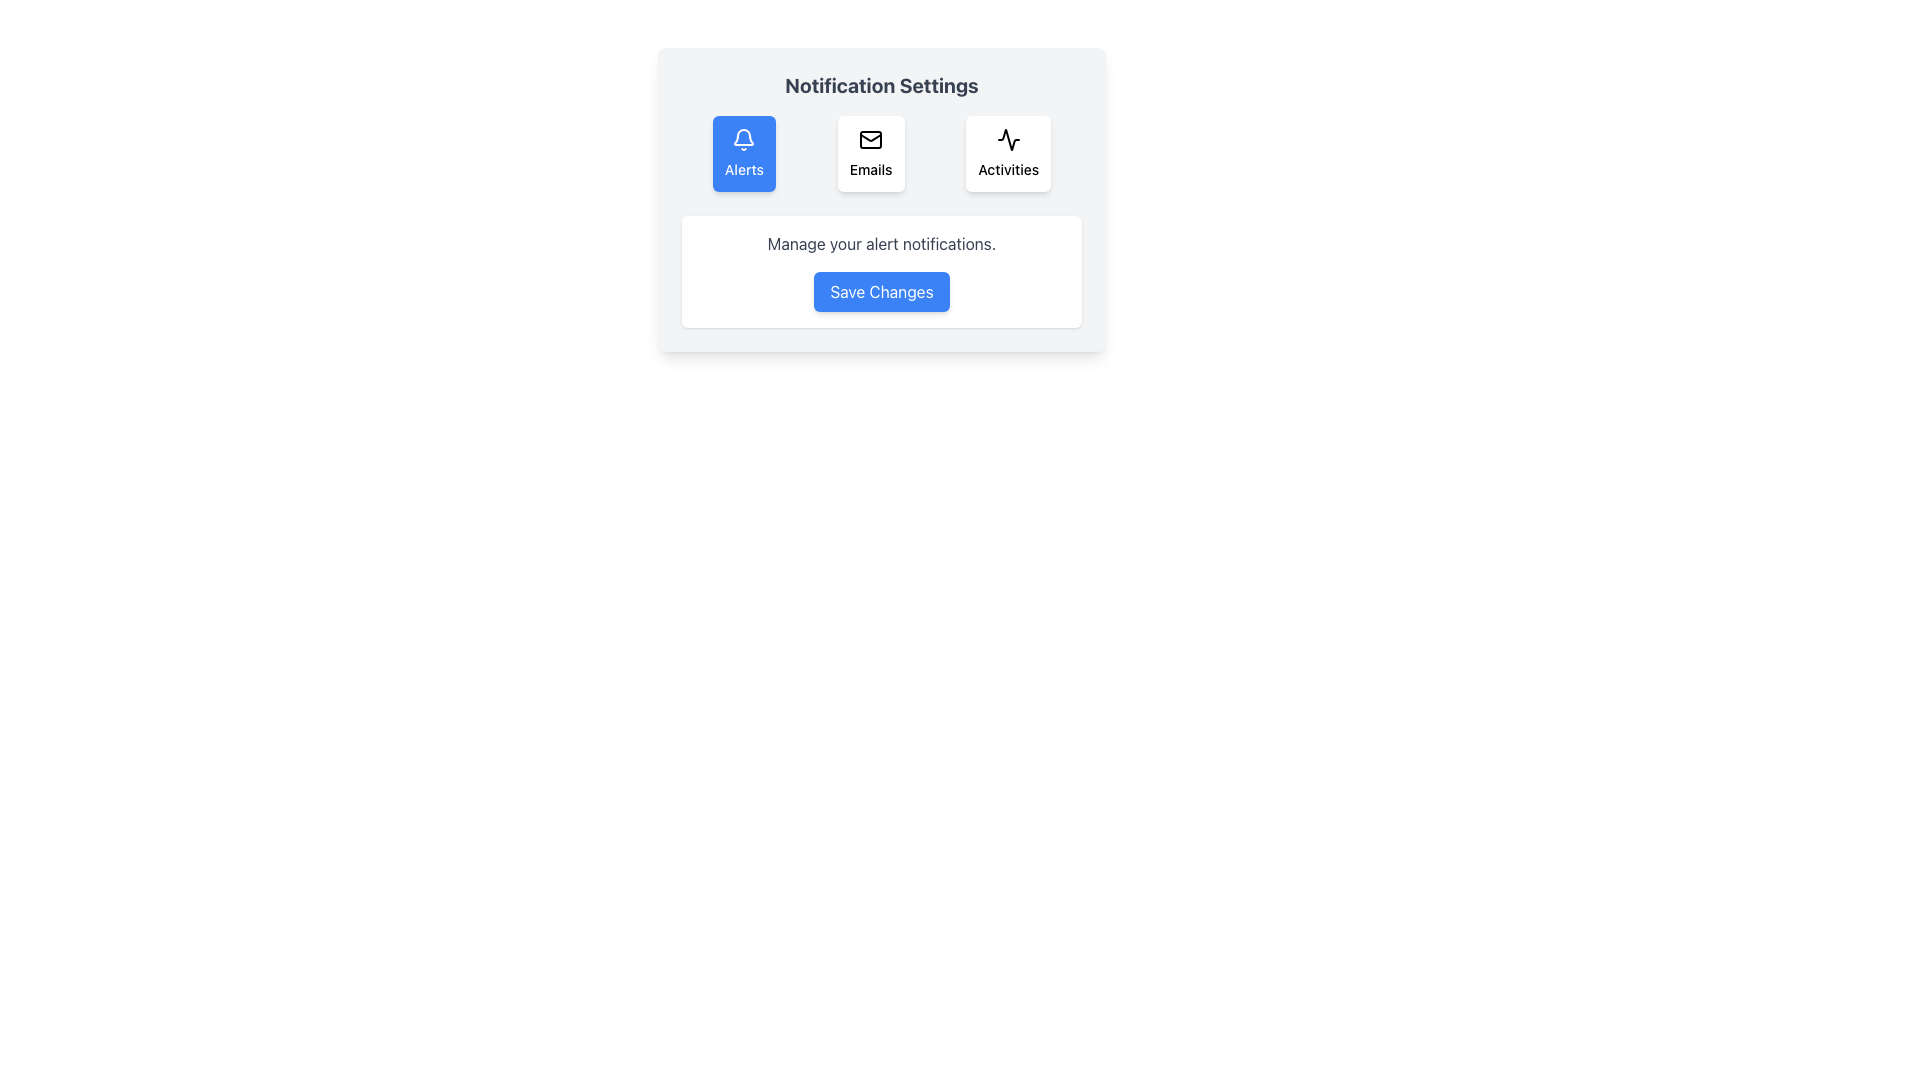 The image size is (1920, 1080). Describe the element at coordinates (881, 242) in the screenshot. I see `the text label that says 'Manage your alert notifications.' which is located below the toggles section for 'Alerts', 'Emails', and 'Activities' and above the 'Save Changes' button in the 'Notification Settings' section` at that location.